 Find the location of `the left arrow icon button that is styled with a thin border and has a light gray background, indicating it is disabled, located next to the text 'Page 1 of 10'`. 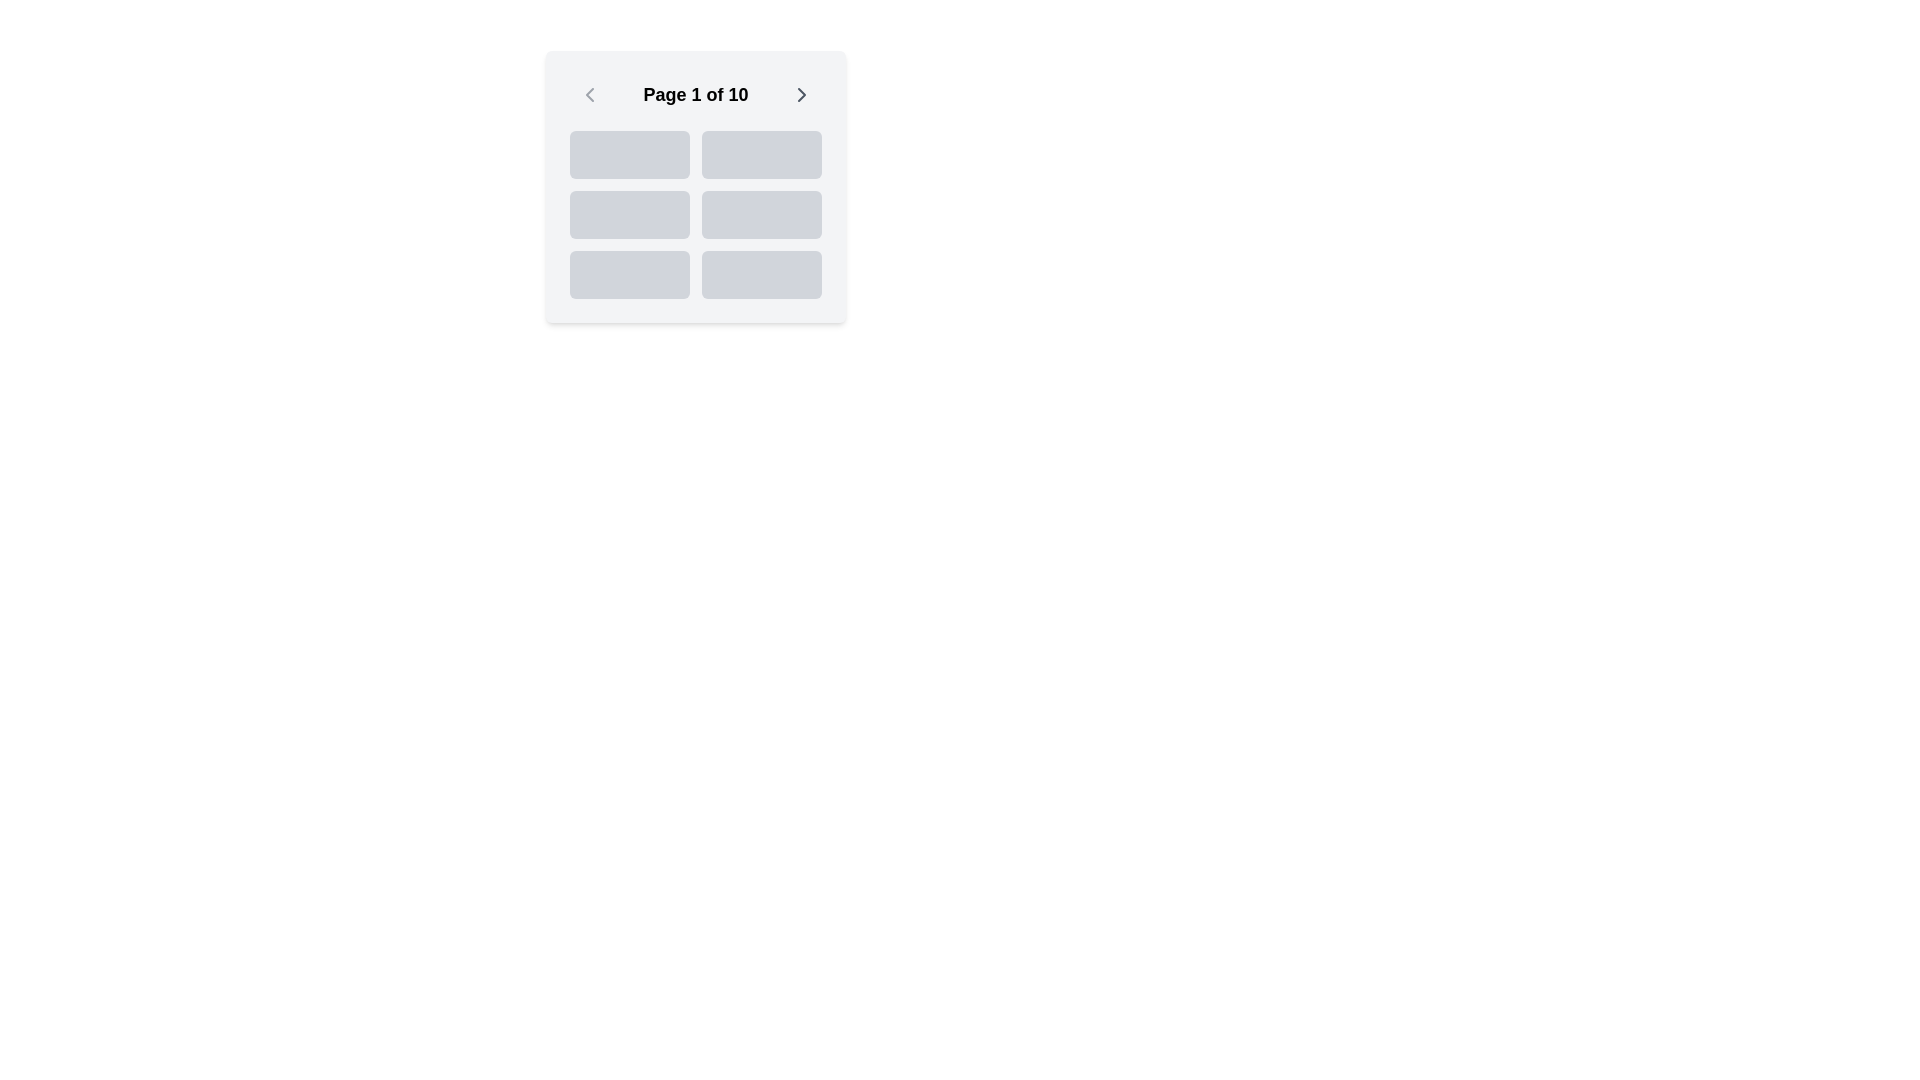

the left arrow icon button that is styled with a thin border and has a light gray background, indicating it is disabled, located next to the text 'Page 1 of 10' is located at coordinates (589, 95).